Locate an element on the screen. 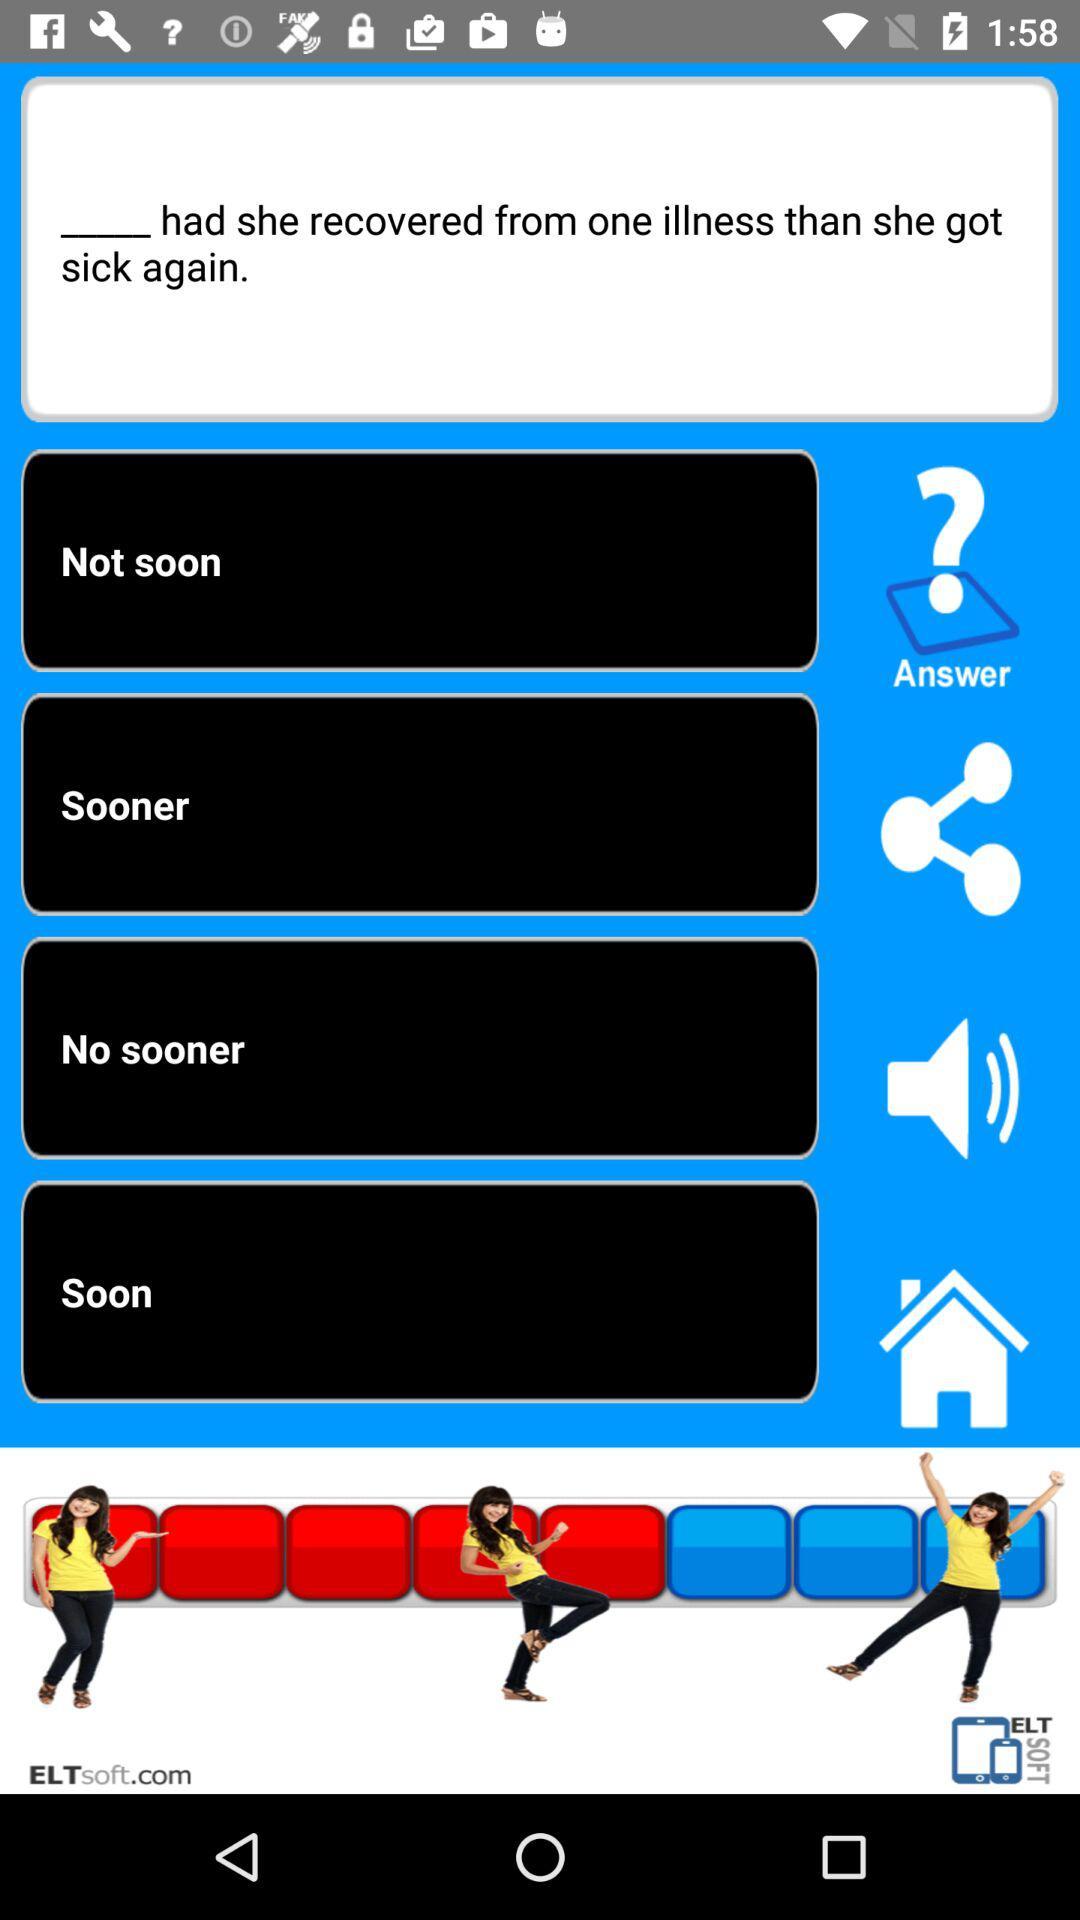 The image size is (1080, 1920). volume control is located at coordinates (952, 1086).